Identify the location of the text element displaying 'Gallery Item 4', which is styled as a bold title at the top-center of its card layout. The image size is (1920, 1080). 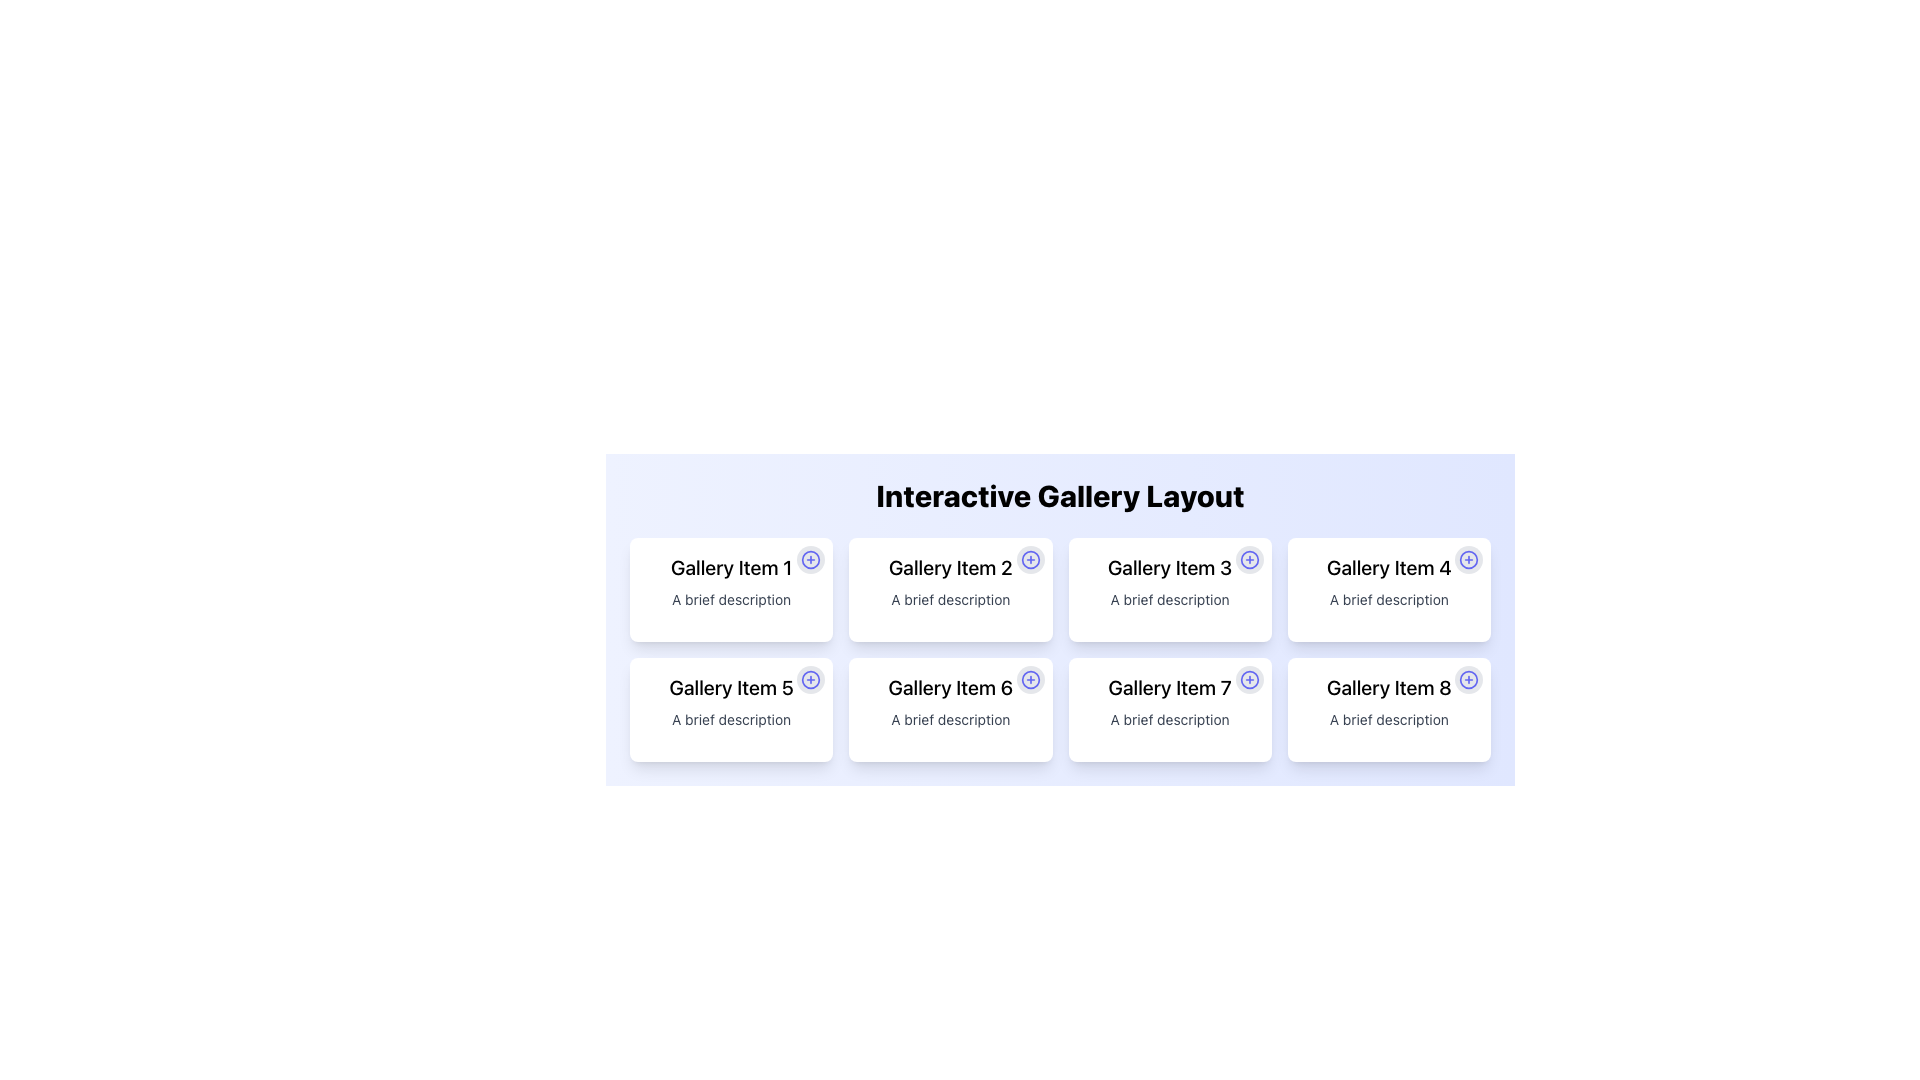
(1388, 567).